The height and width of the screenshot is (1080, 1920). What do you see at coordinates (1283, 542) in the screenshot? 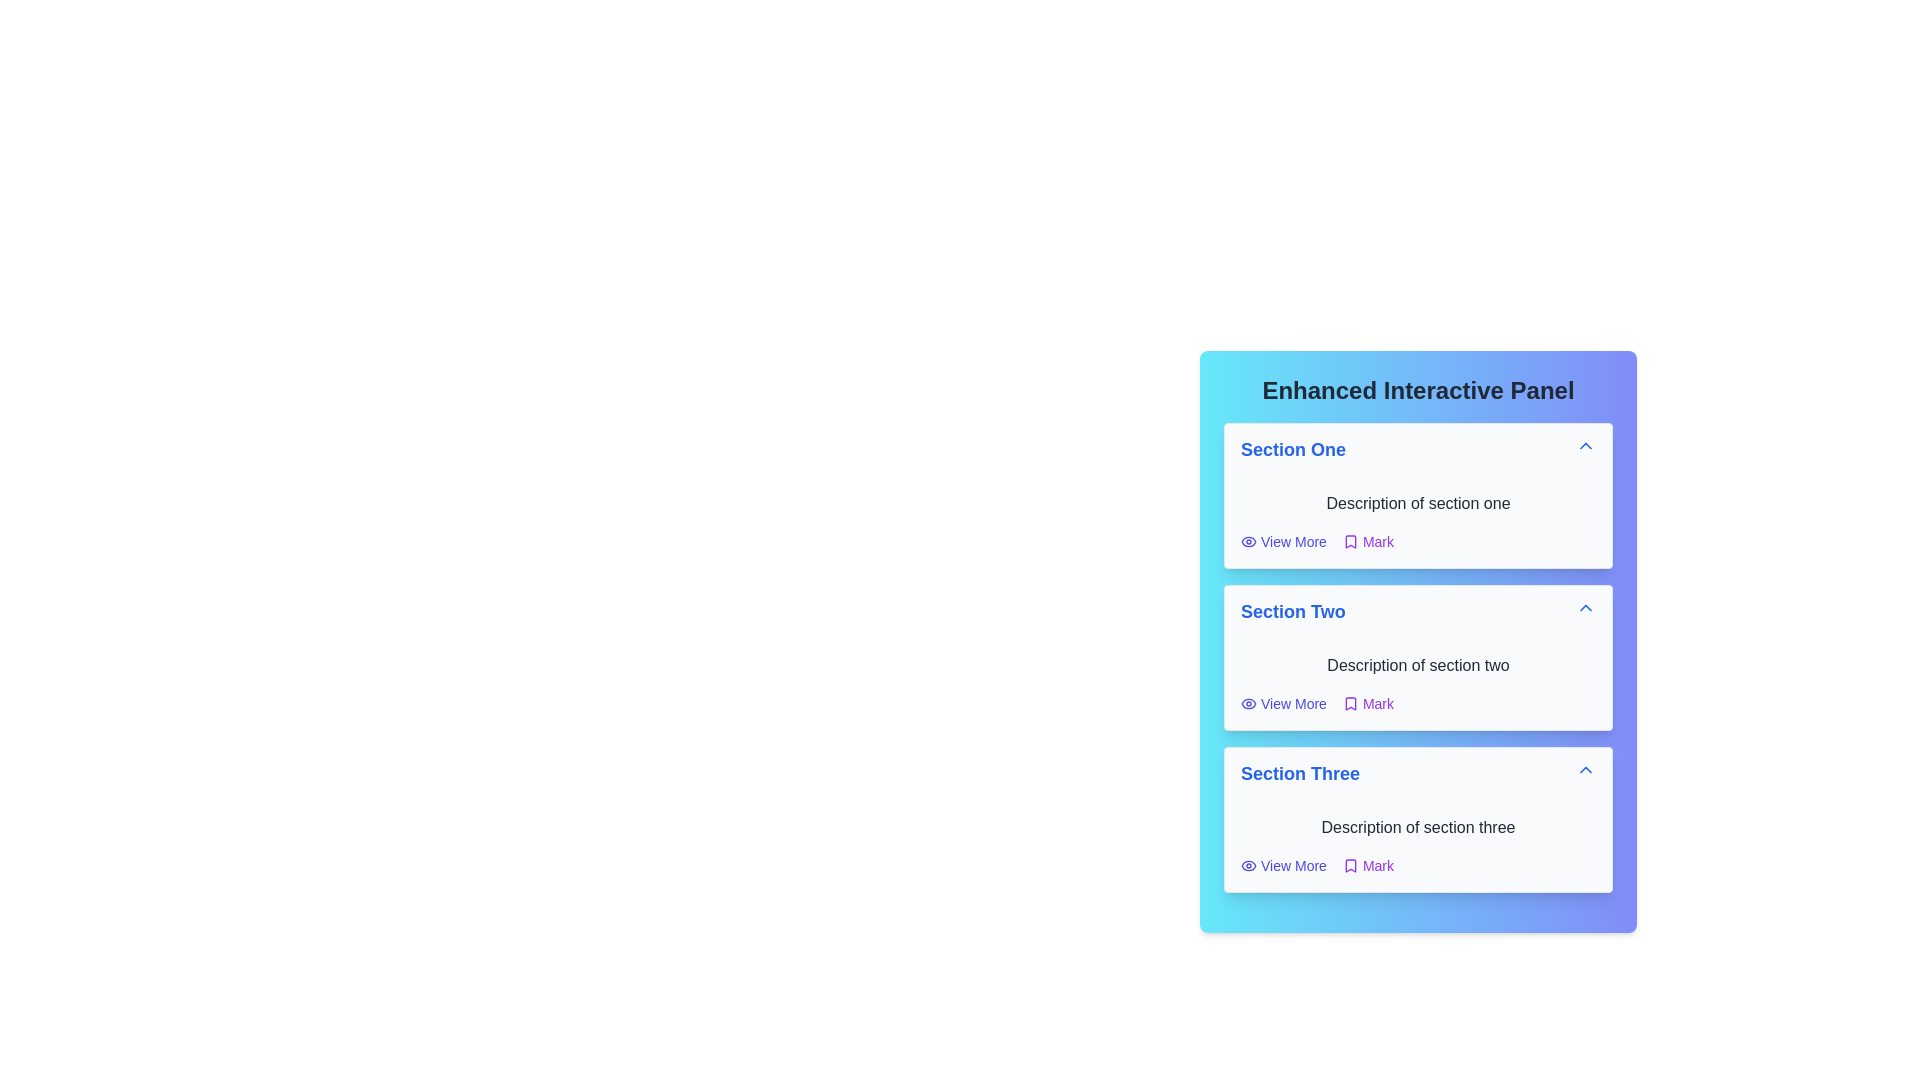
I see `the 'View More' button, which is a clickable text link with an eye icon located under the 'Section One' heading in the enhanced interactive panel` at bounding box center [1283, 542].